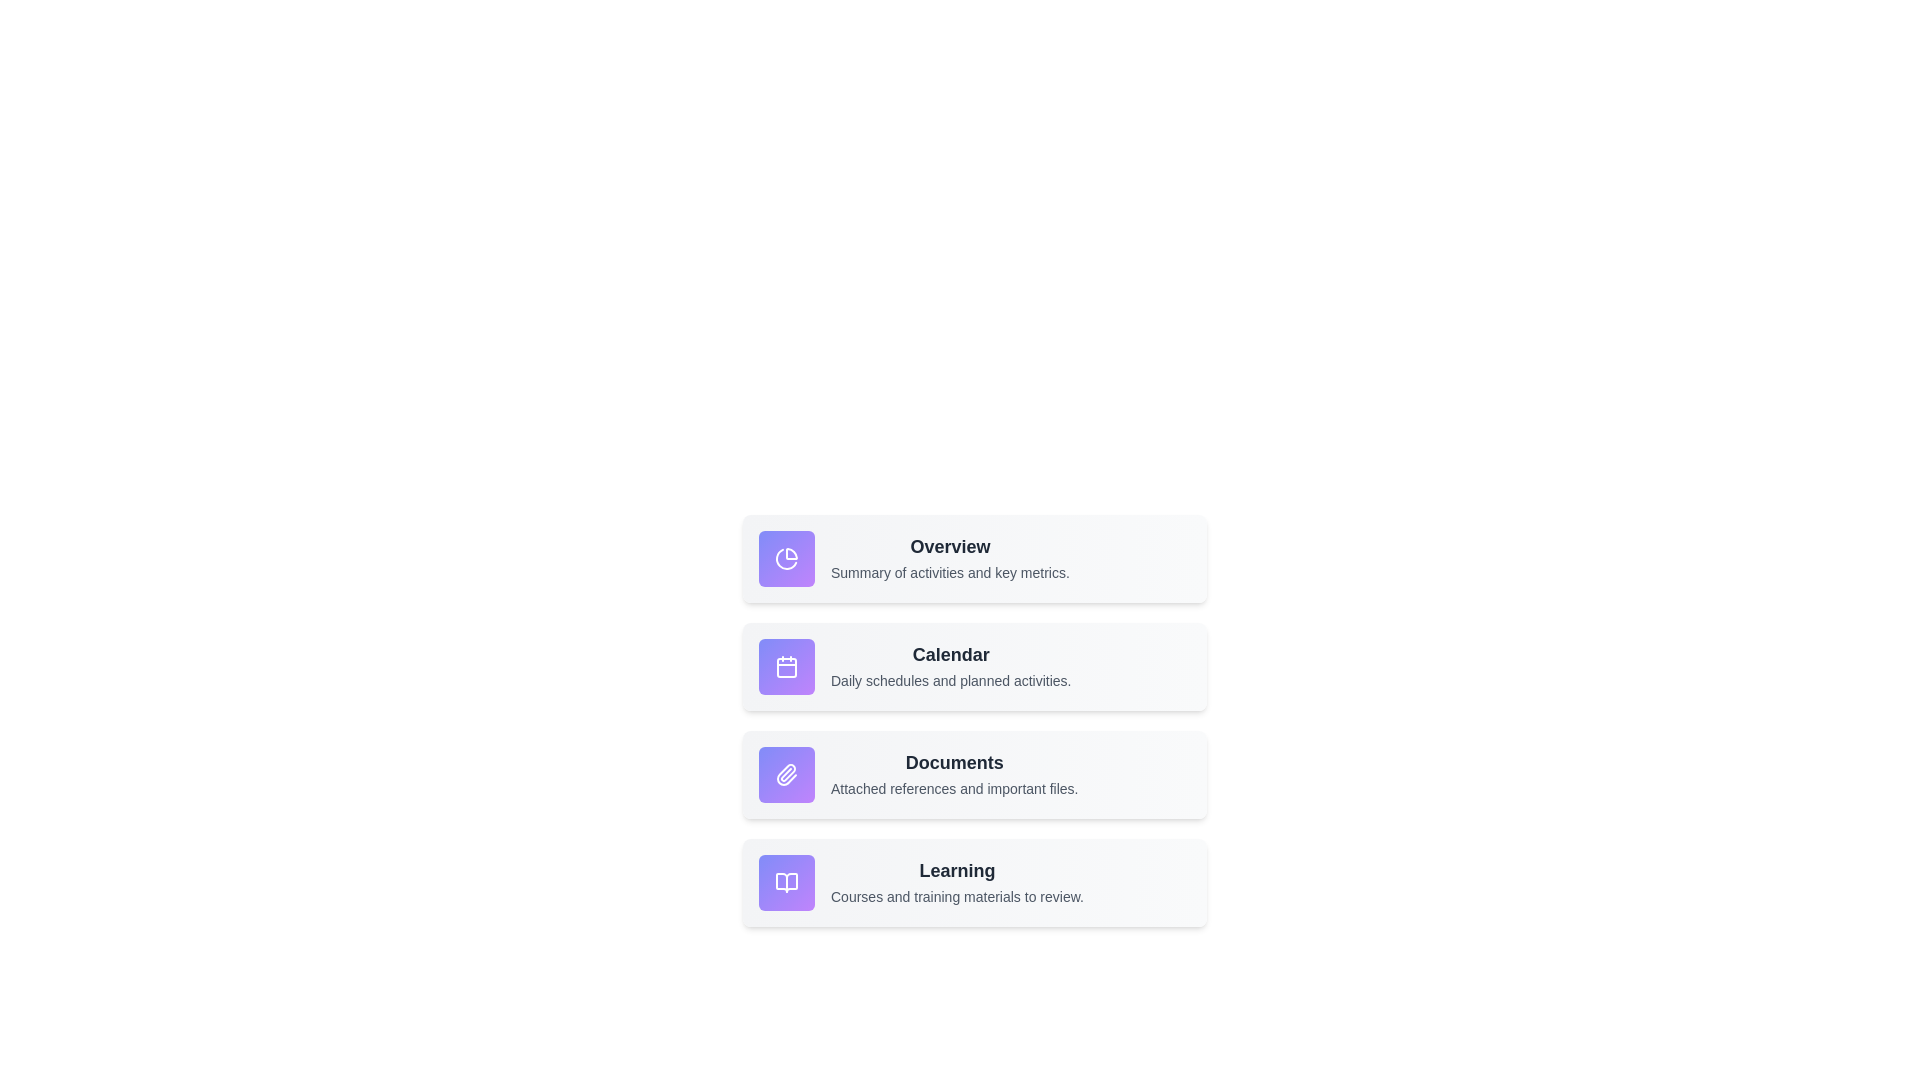  Describe the element at coordinates (786, 882) in the screenshot. I see `the functionality of the icon corresponding to Learning` at that location.